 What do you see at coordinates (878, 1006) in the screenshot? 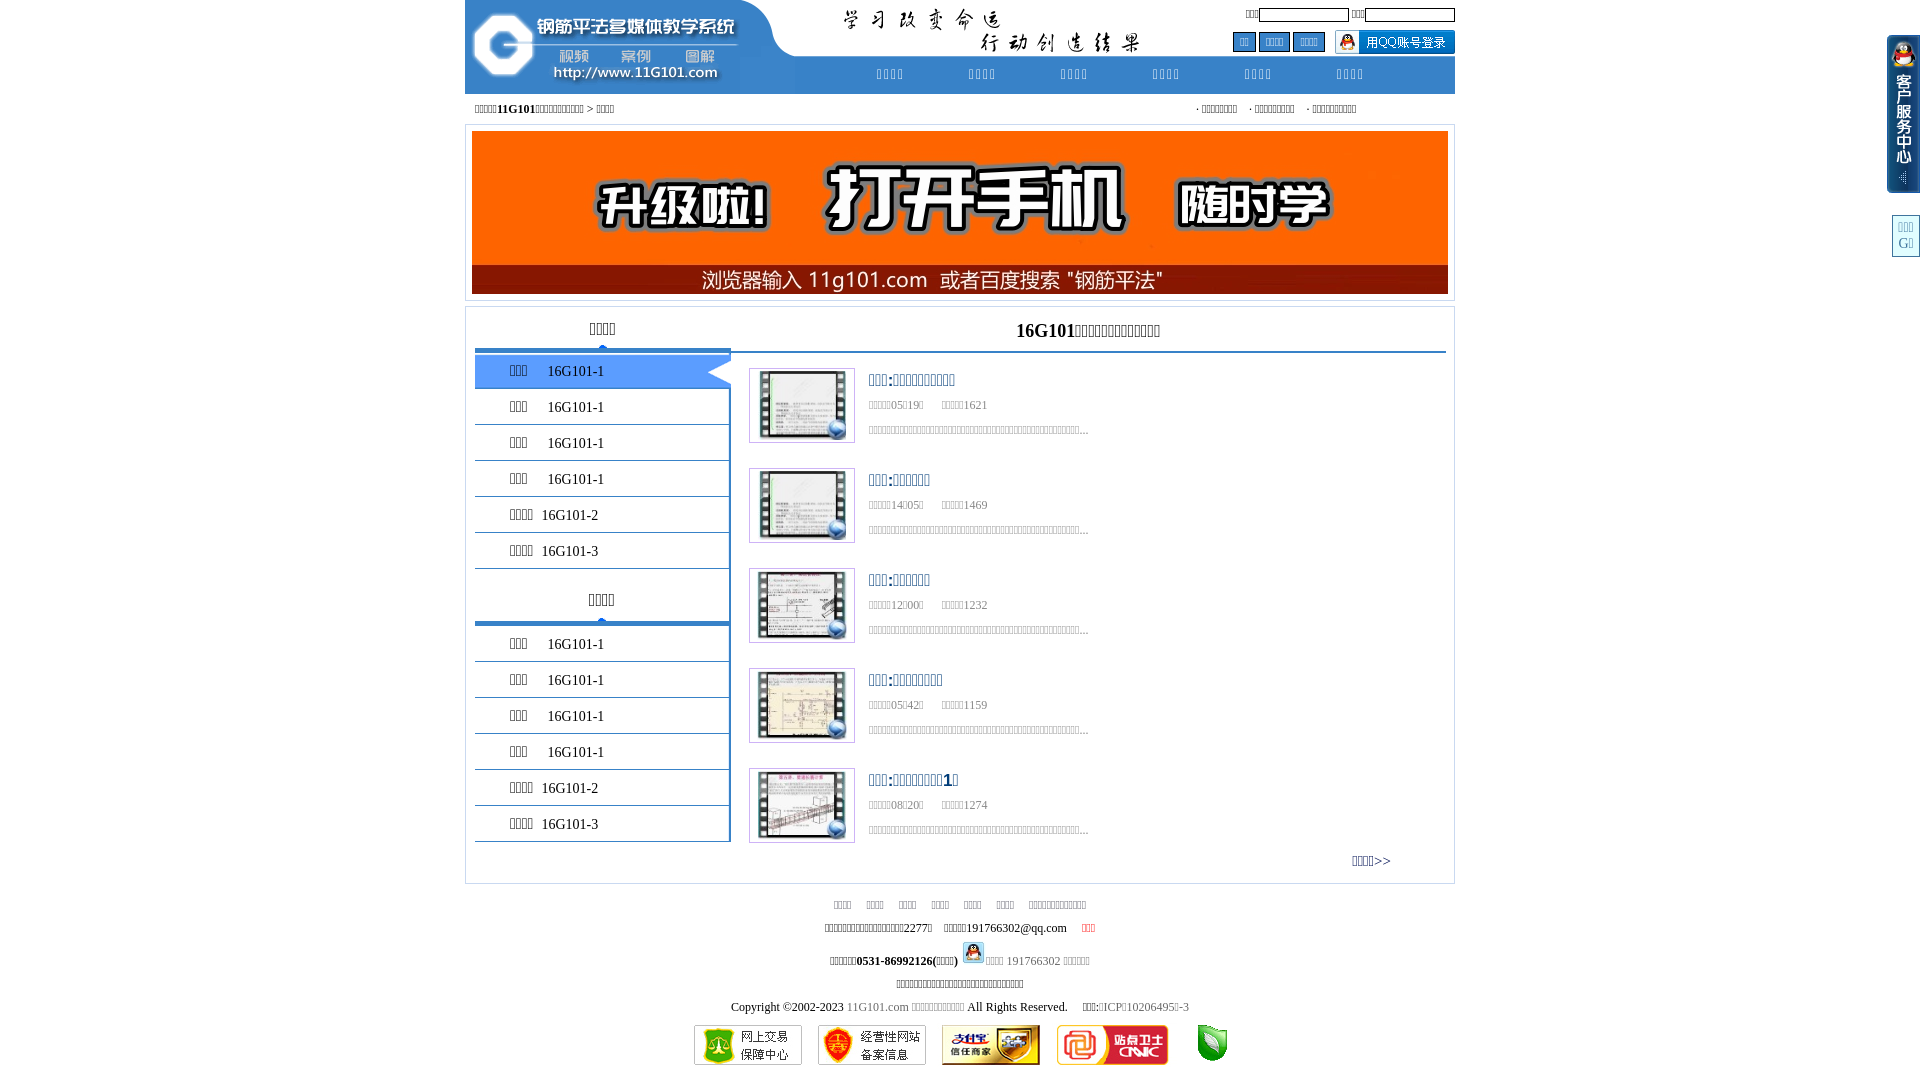
I see `'11G101.com'` at bounding box center [878, 1006].